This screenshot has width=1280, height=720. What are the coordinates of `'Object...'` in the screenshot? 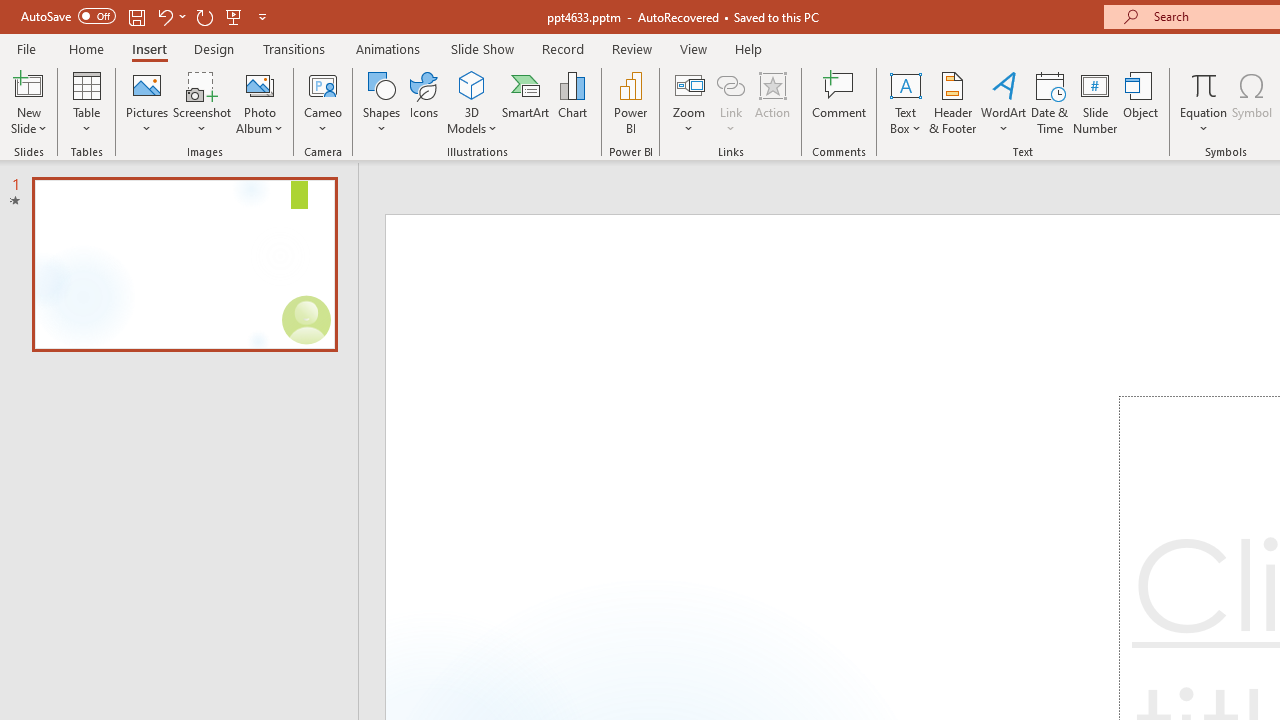 It's located at (1141, 103).